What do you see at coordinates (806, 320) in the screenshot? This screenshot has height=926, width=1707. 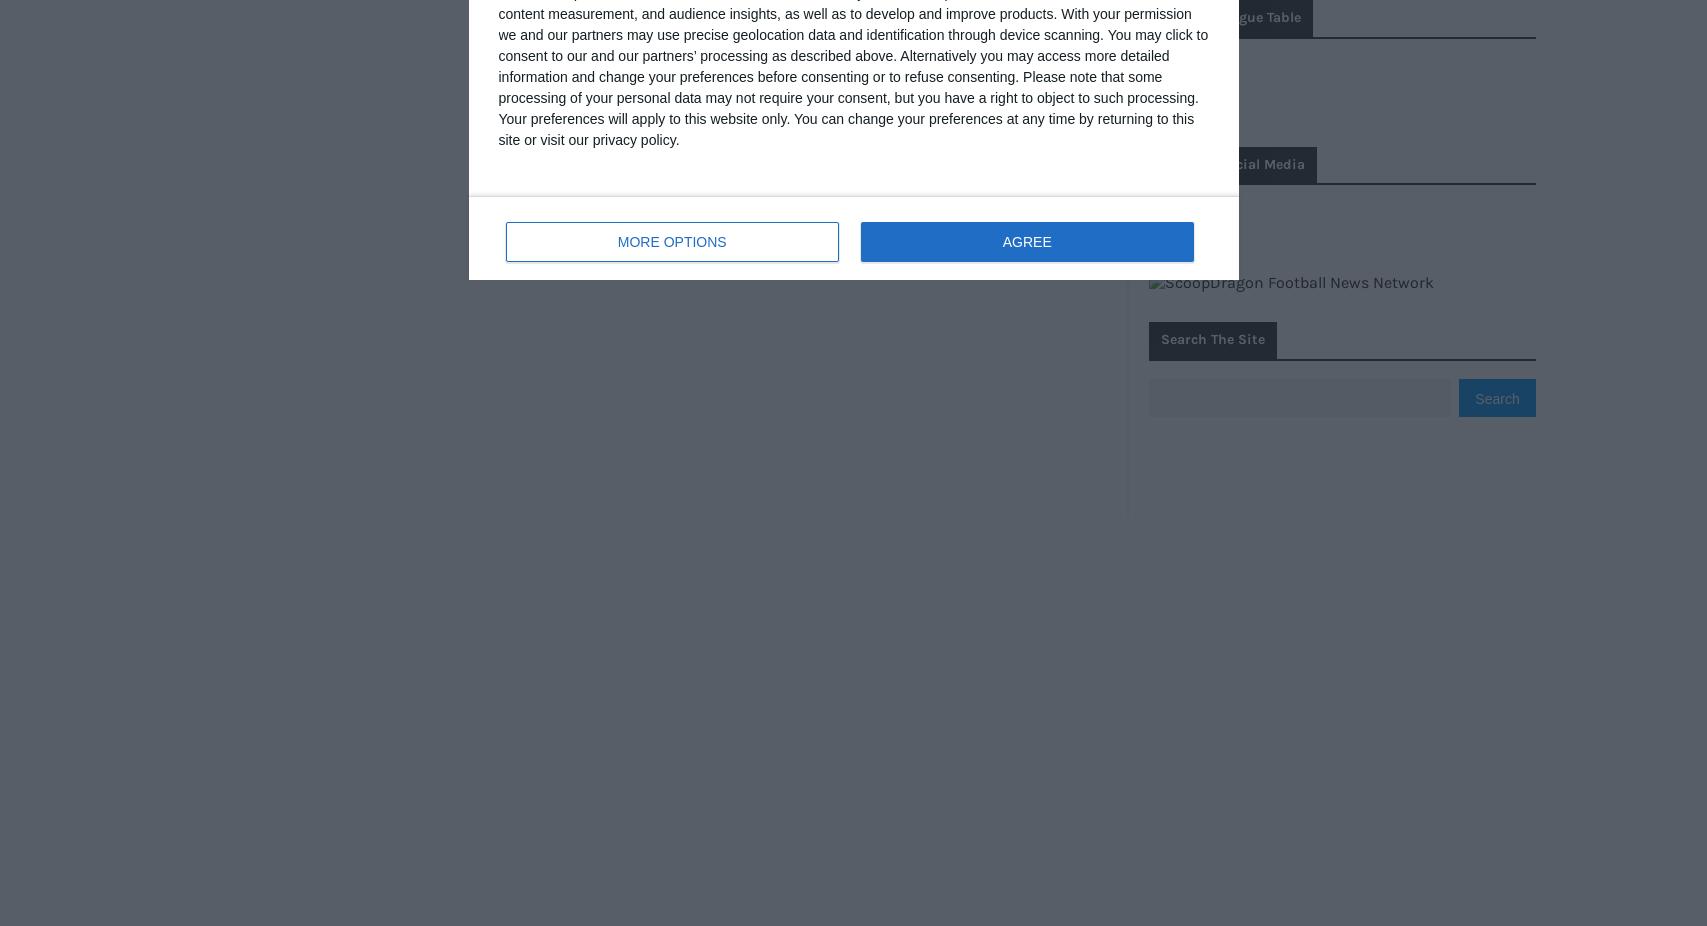 I see `'Catalan football, English tactics: why England has changed Guardiola'` at bounding box center [806, 320].